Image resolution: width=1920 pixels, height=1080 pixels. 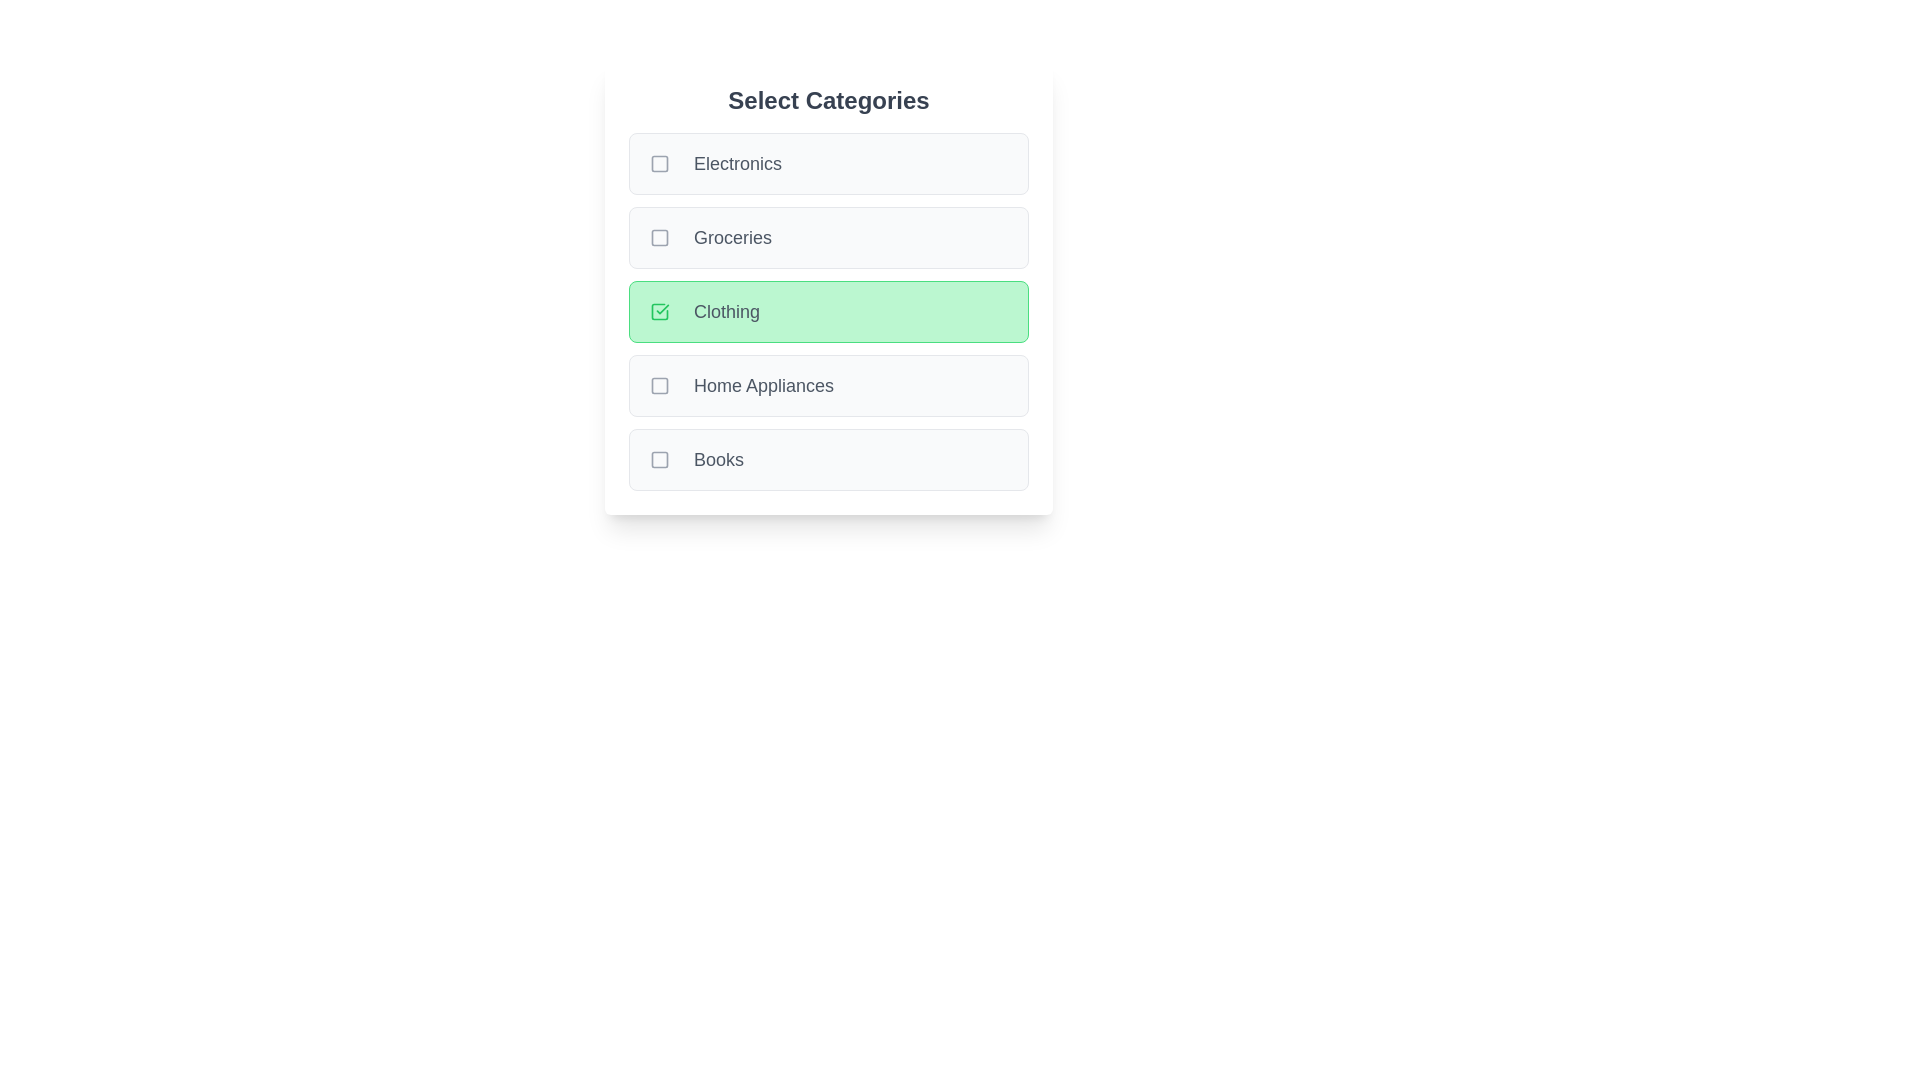 I want to click on the category Books, so click(x=829, y=459).